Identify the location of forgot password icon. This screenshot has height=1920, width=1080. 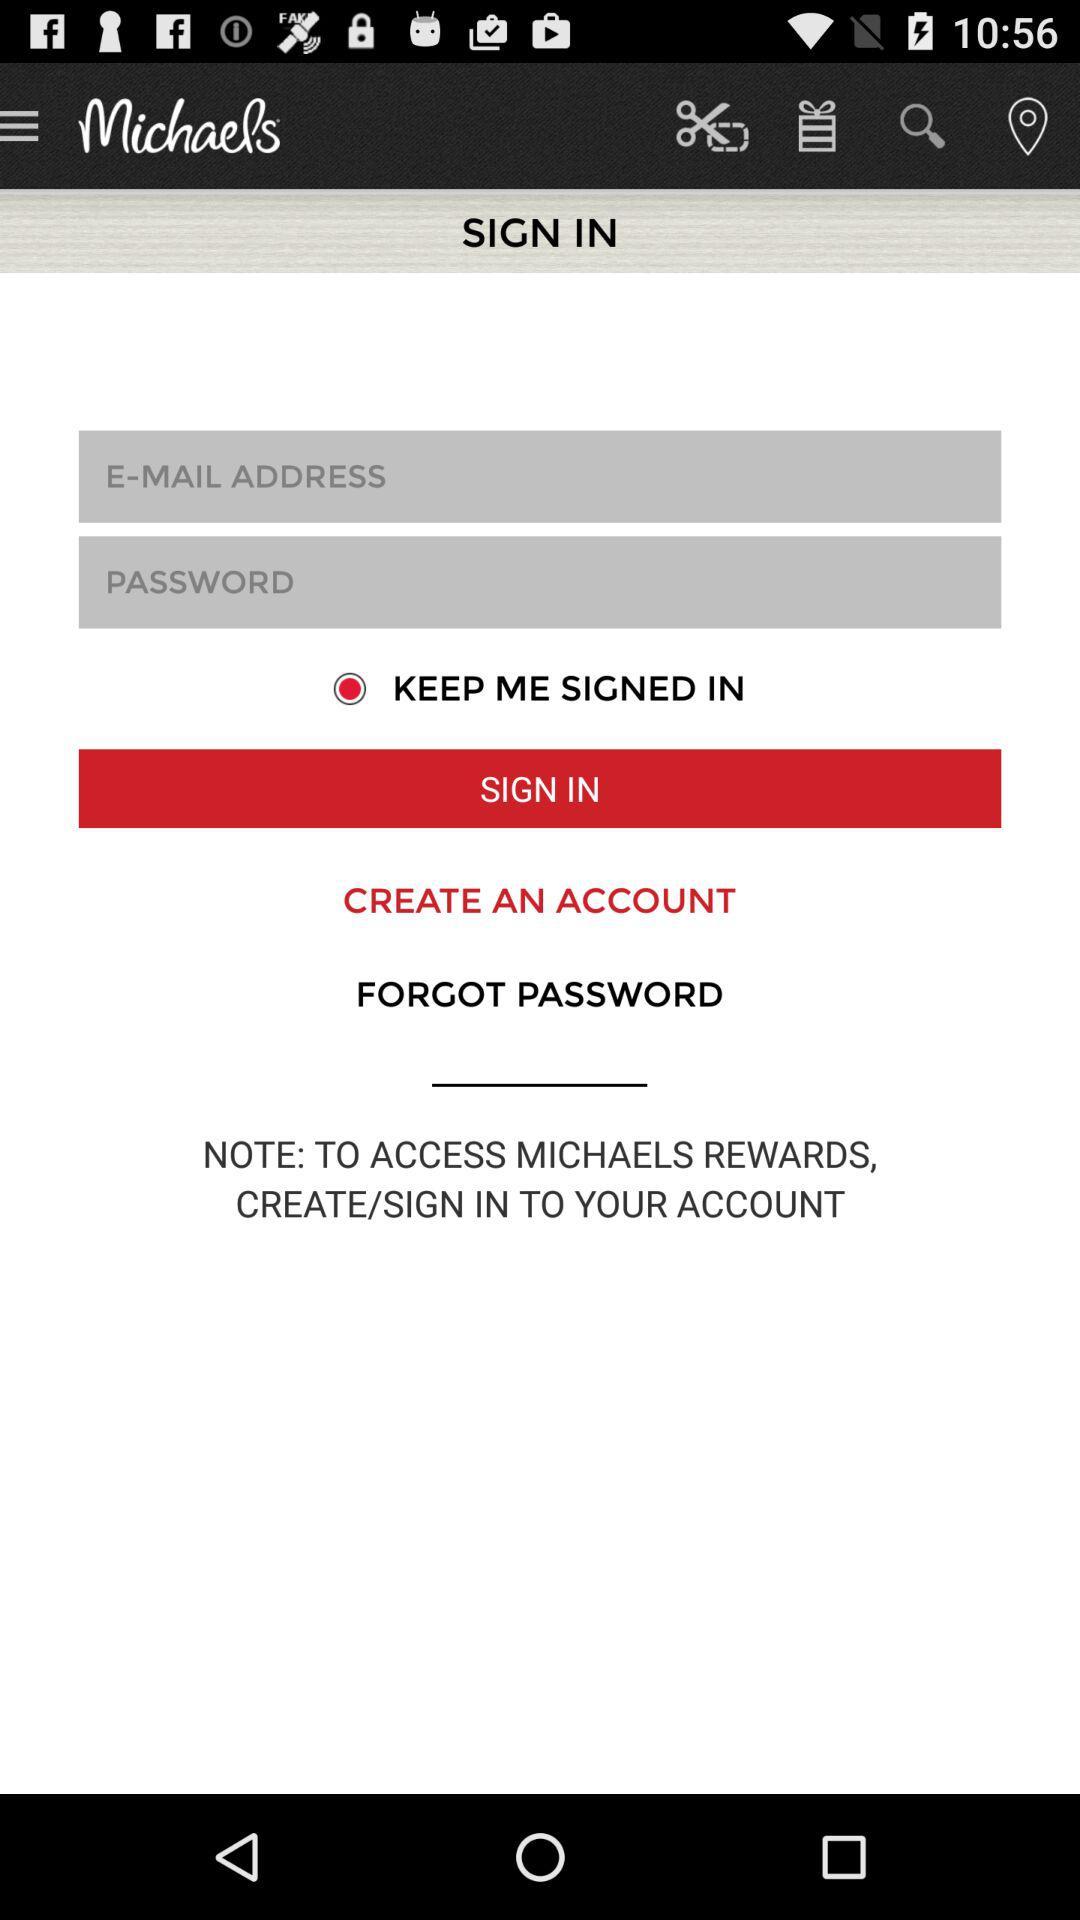
(538, 994).